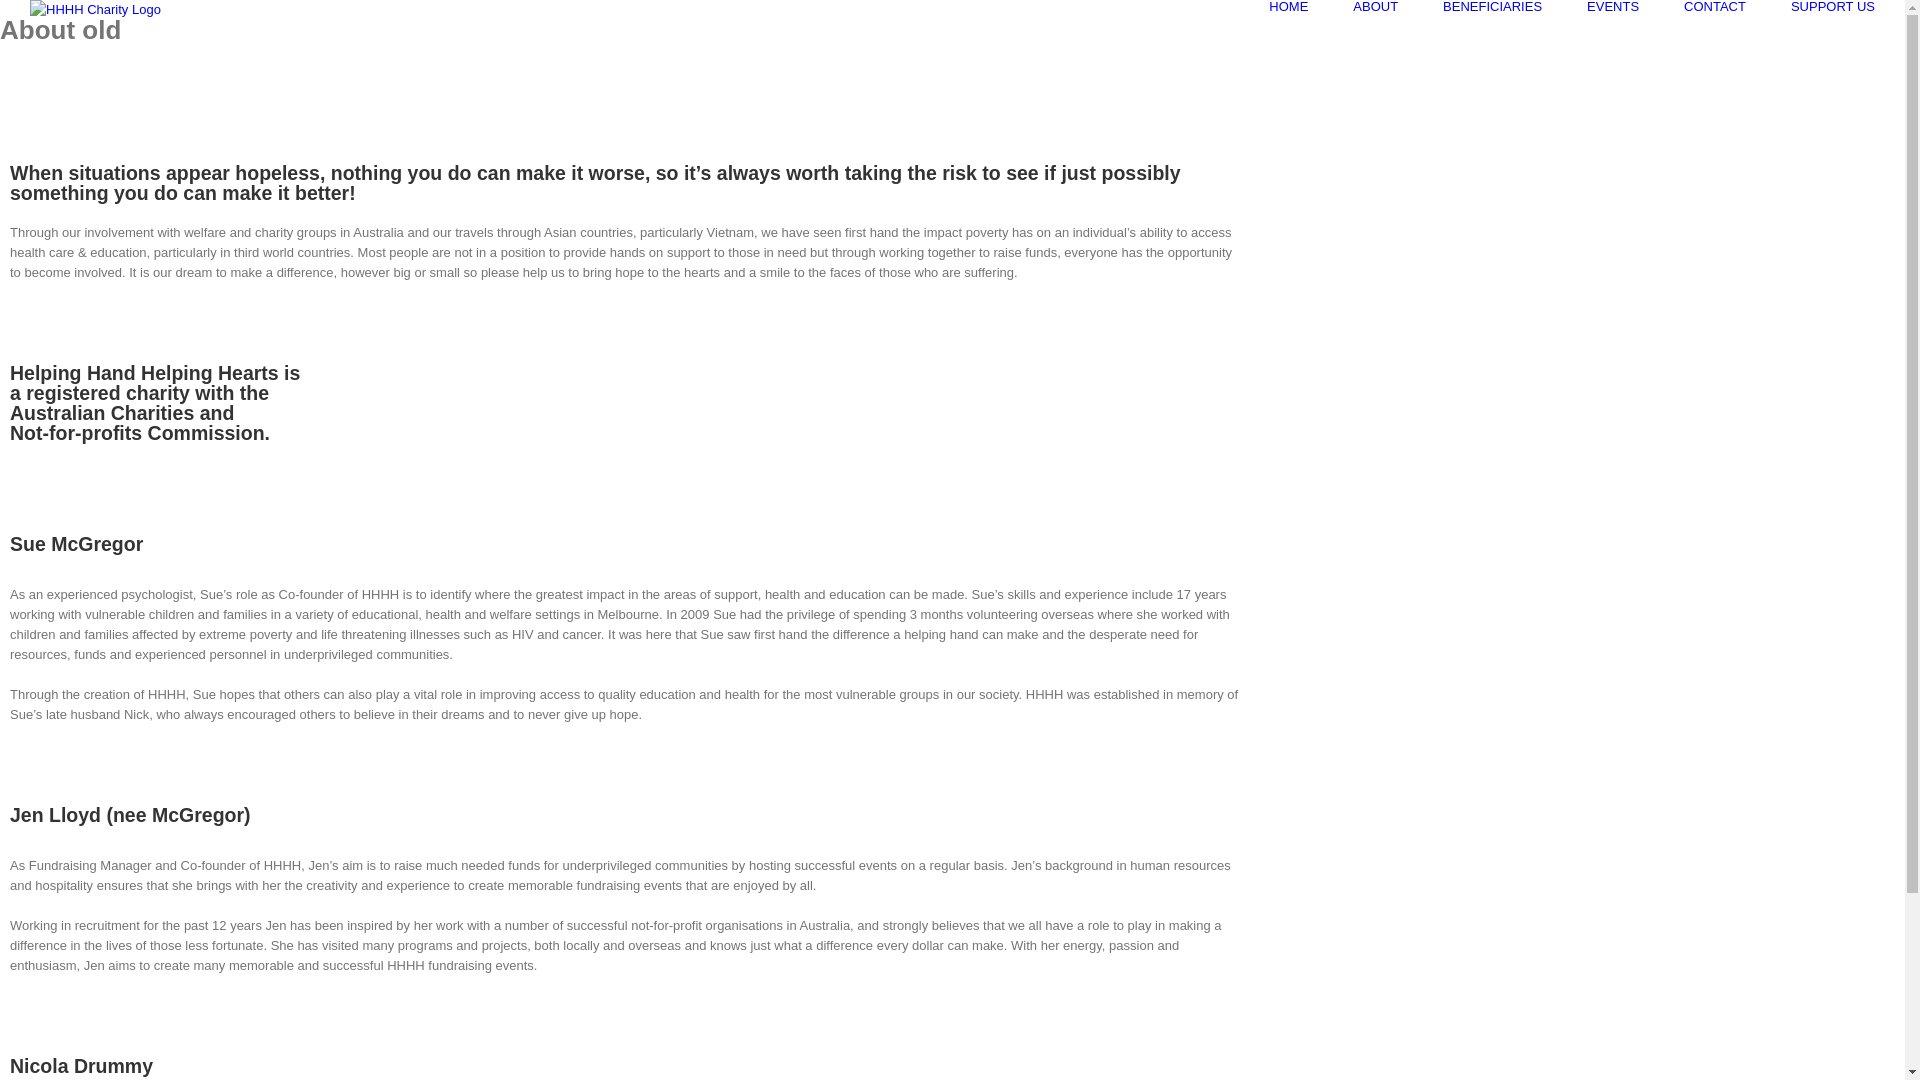  I want to click on 'EVENTS', so click(1612, 6).